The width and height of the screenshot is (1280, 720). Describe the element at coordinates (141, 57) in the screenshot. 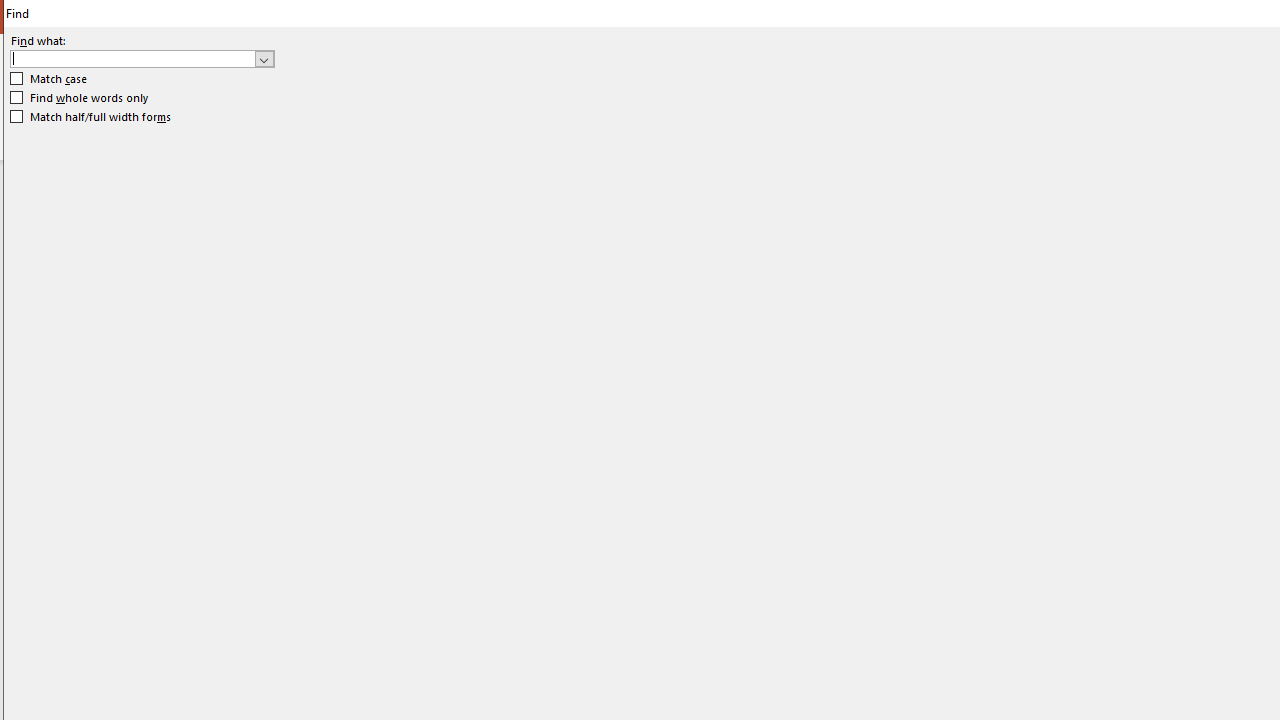

I see `'Find what'` at that location.